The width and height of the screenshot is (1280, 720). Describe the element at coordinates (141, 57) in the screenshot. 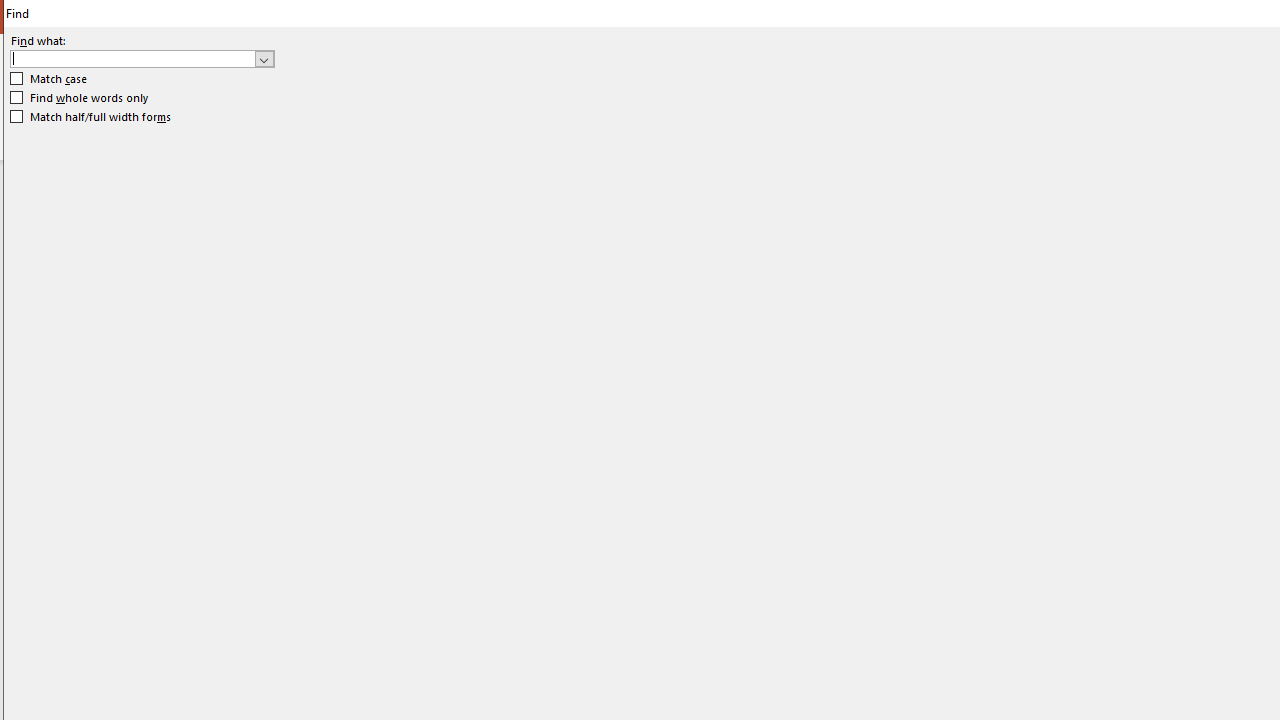

I see `'Find what'` at that location.